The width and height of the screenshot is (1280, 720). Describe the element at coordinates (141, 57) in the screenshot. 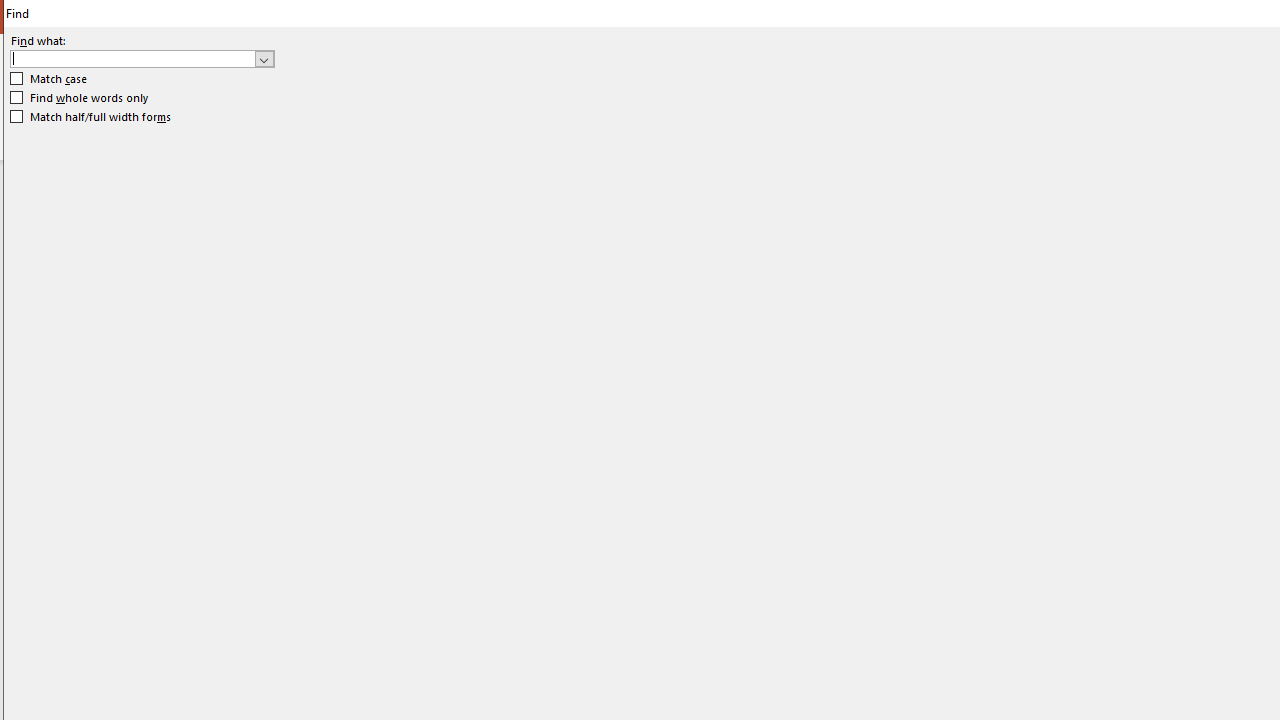

I see `'Find what'` at that location.